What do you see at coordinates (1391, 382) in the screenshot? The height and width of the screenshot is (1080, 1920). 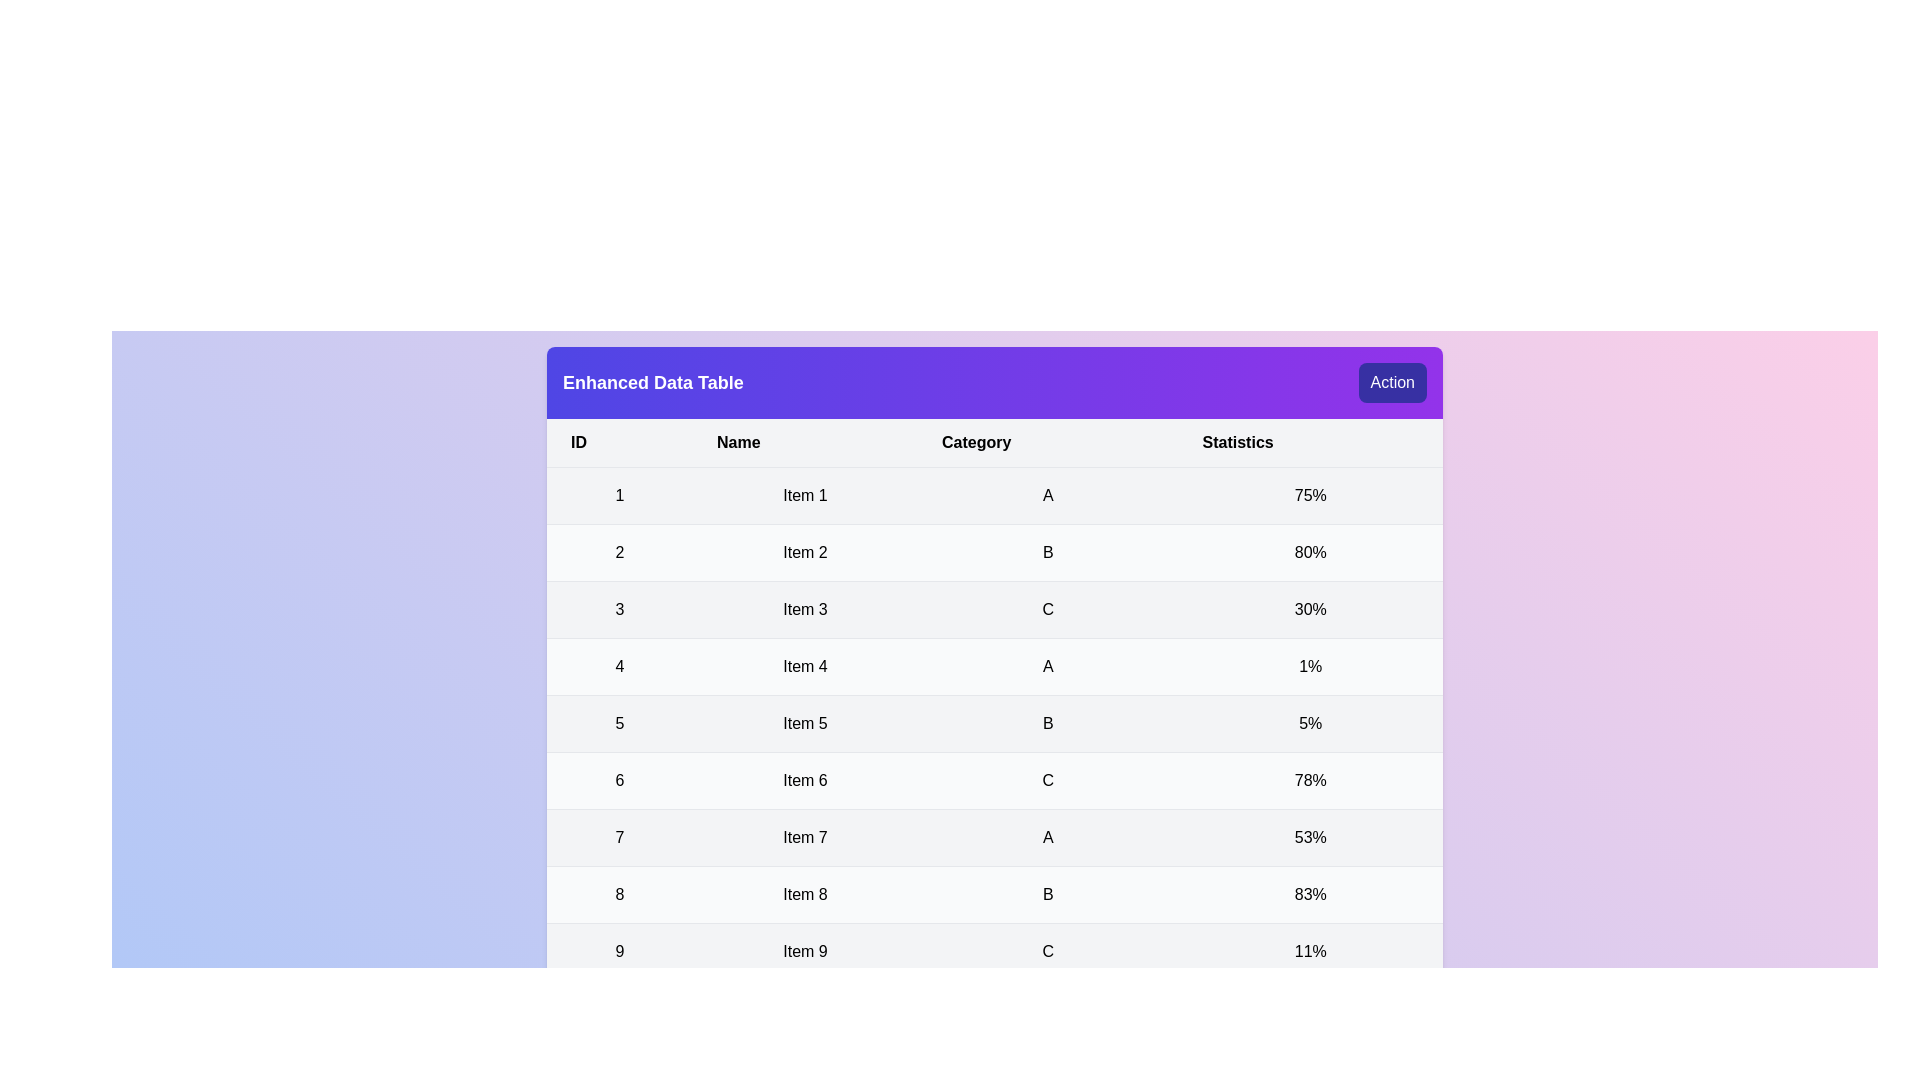 I see `'Action' button in the header` at bounding box center [1391, 382].